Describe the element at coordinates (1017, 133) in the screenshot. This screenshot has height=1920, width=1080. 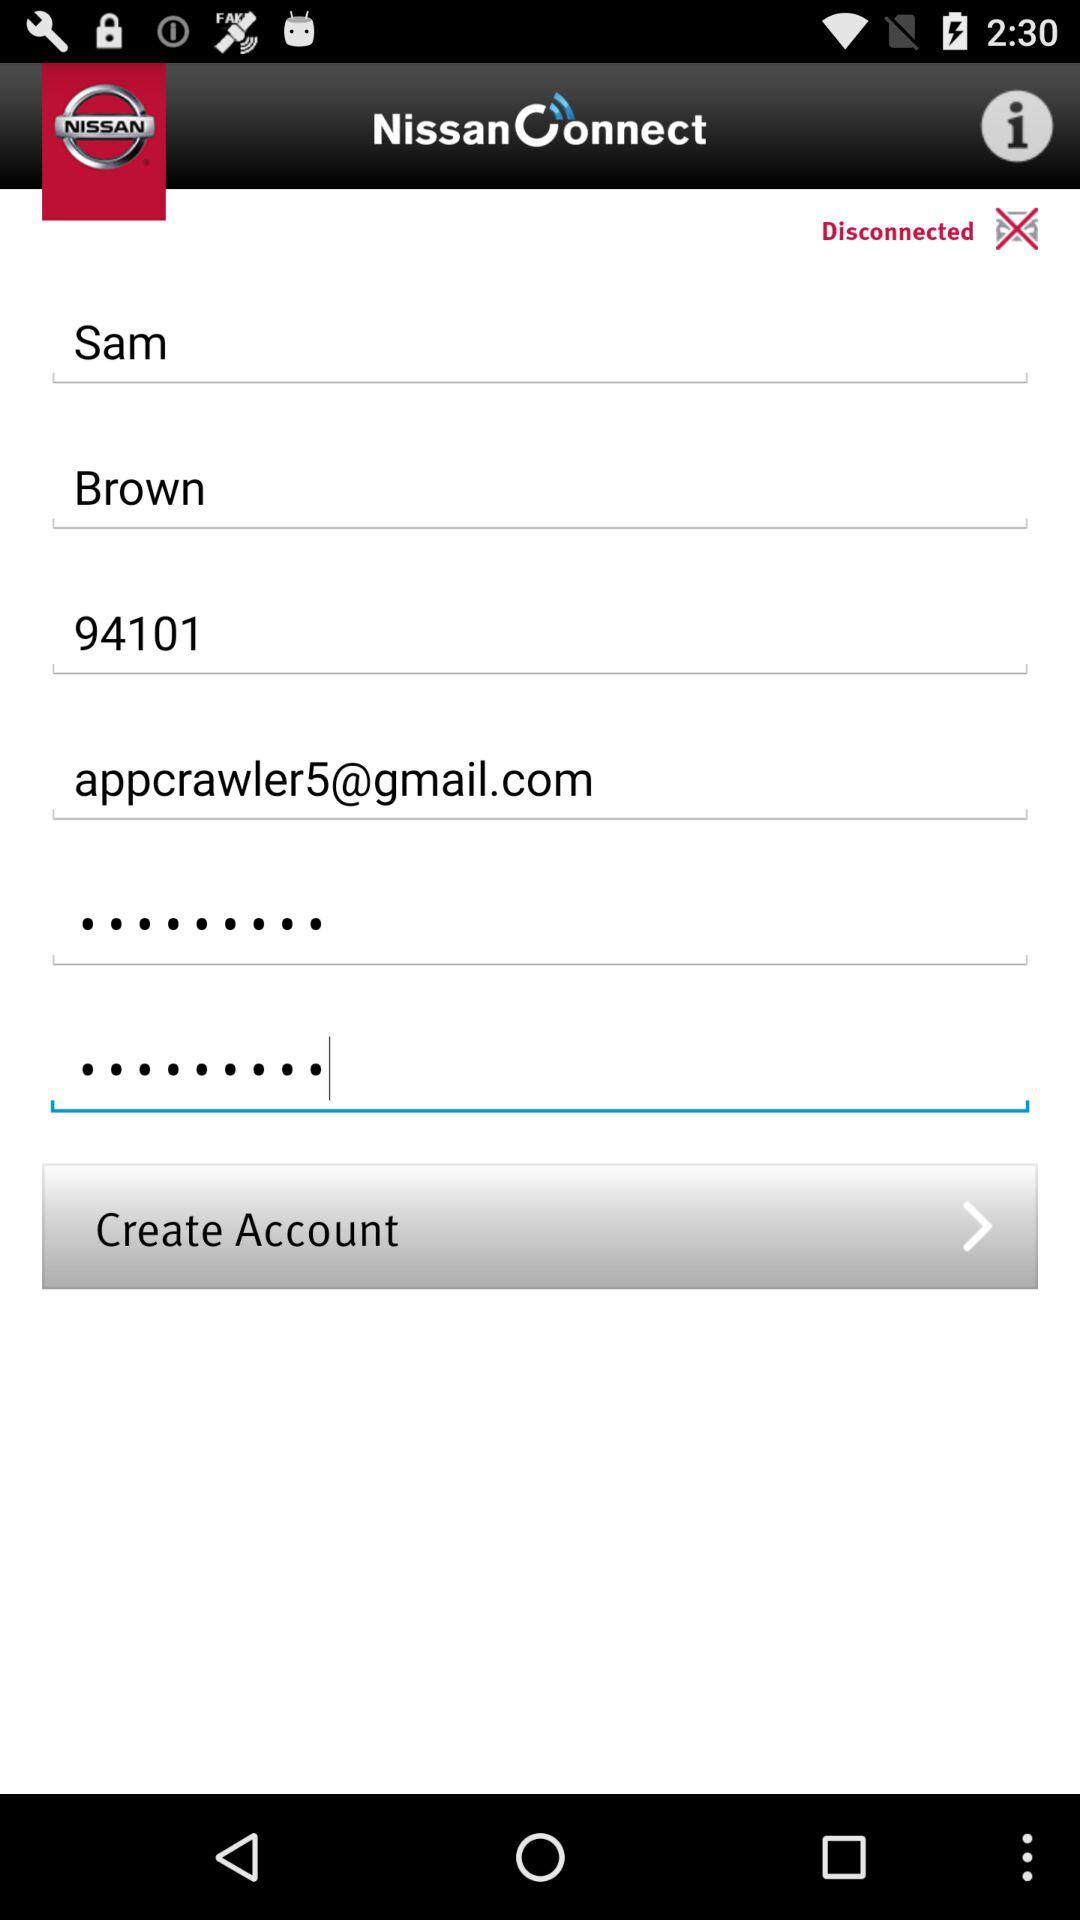
I see `the info icon` at that location.